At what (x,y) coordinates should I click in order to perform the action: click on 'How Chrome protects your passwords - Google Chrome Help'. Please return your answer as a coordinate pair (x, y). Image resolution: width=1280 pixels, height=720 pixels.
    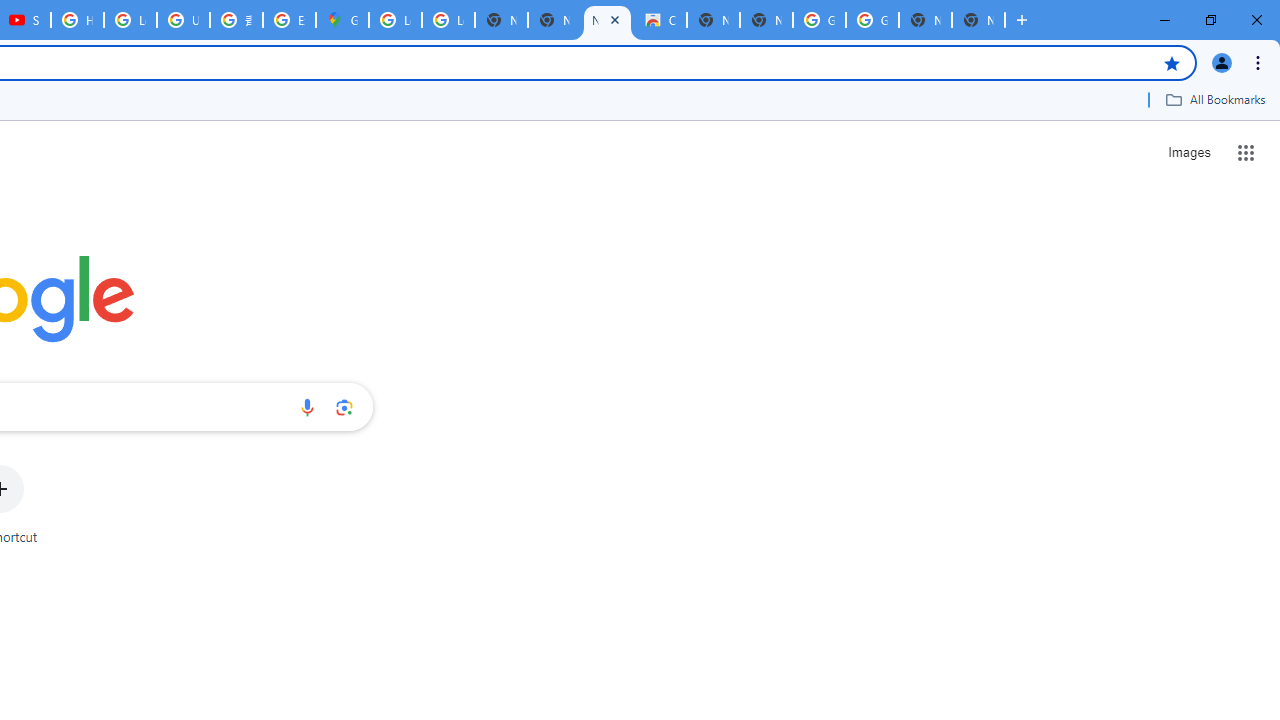
    Looking at the image, I should click on (77, 20).